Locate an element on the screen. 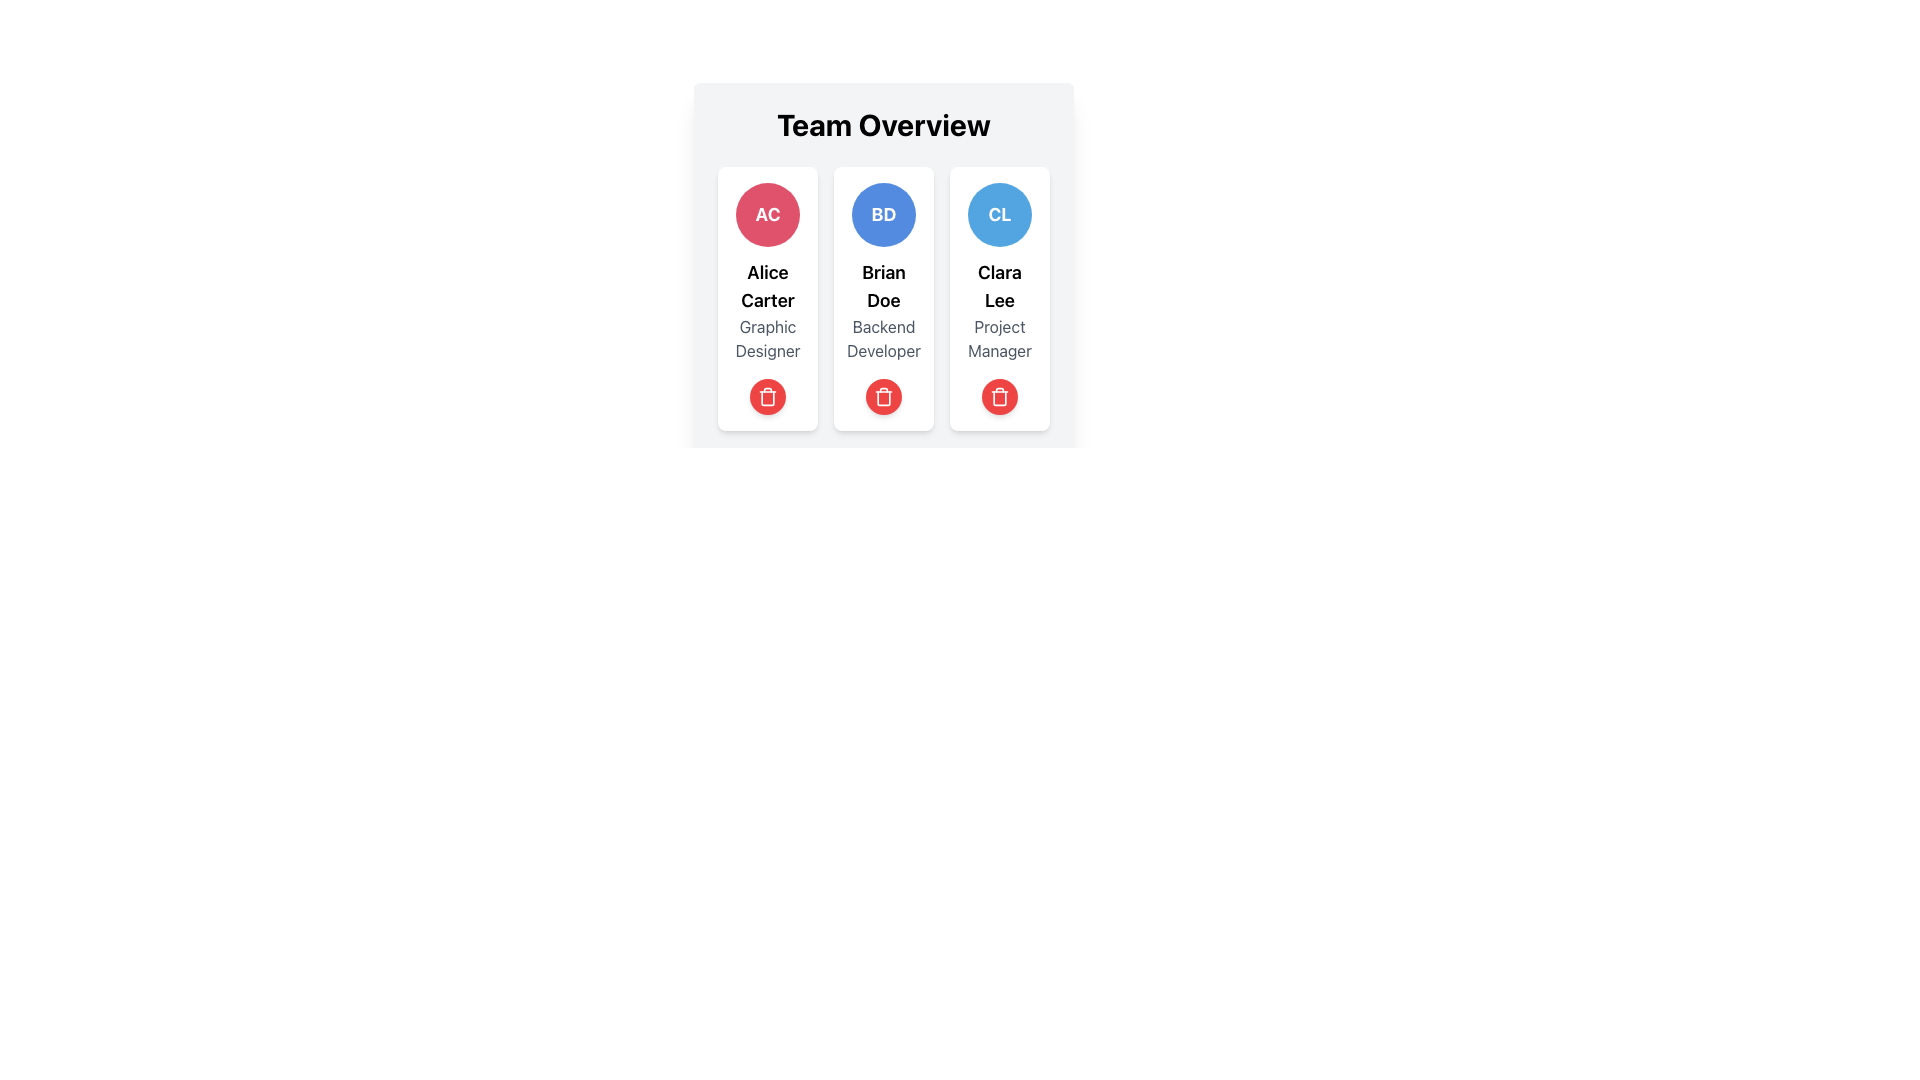  the trash bin icon within the SVG representation located at the bottom of the second card, which is the middle icon in the sequence, indicating delete functionality is located at coordinates (882, 397).